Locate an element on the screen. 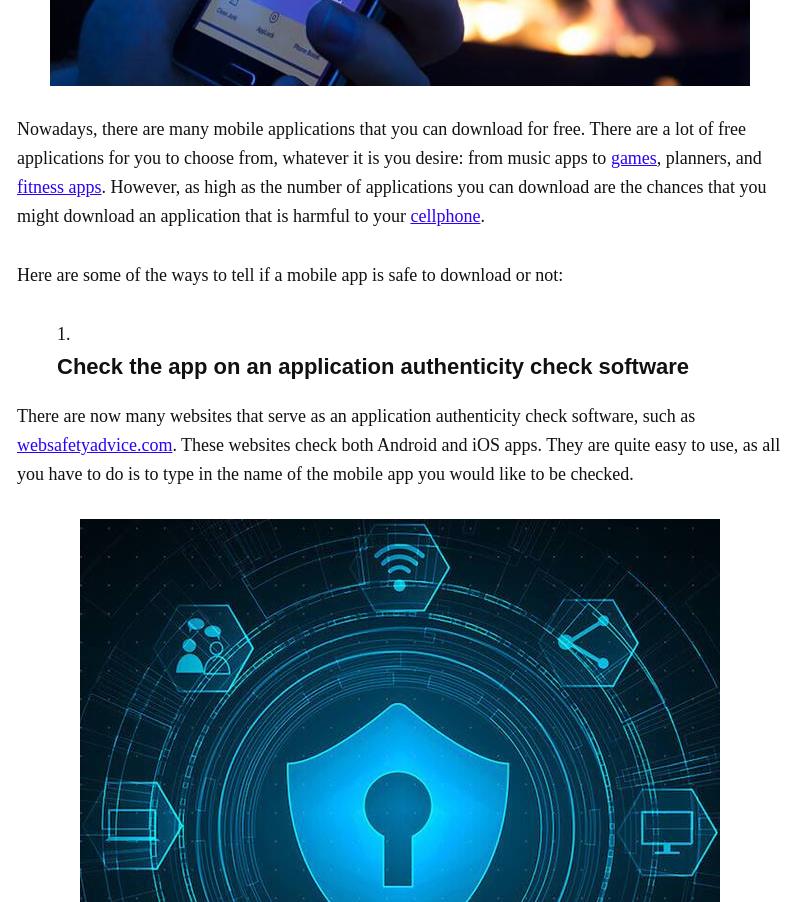 Image resolution: width=800 pixels, height=902 pixels. 'The publish date of an app should coincide with the year that most users have started using the same app. For example, you want to download Expedia into your cellphone. It is a well-known fact that' is located at coordinates (394, 91).